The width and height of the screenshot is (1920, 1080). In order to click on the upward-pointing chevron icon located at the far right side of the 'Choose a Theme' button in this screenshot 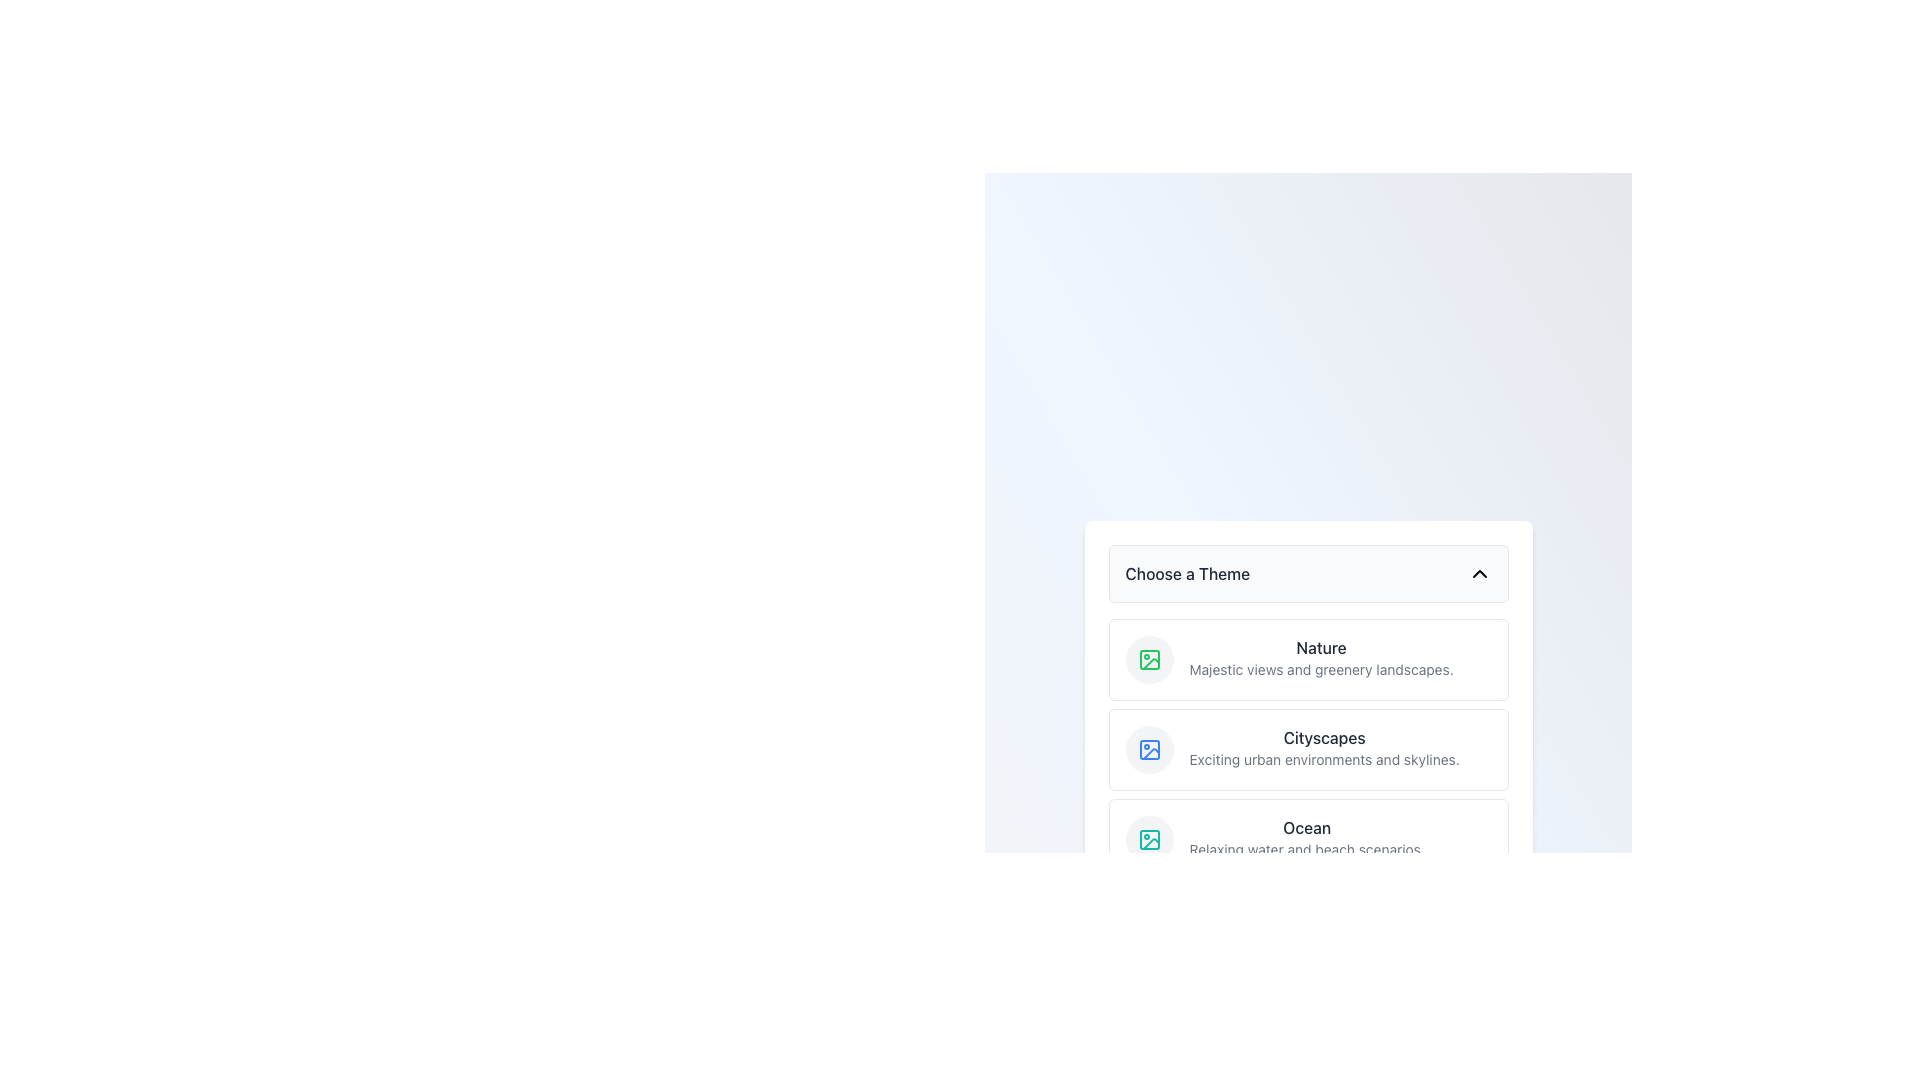, I will do `click(1479, 574)`.